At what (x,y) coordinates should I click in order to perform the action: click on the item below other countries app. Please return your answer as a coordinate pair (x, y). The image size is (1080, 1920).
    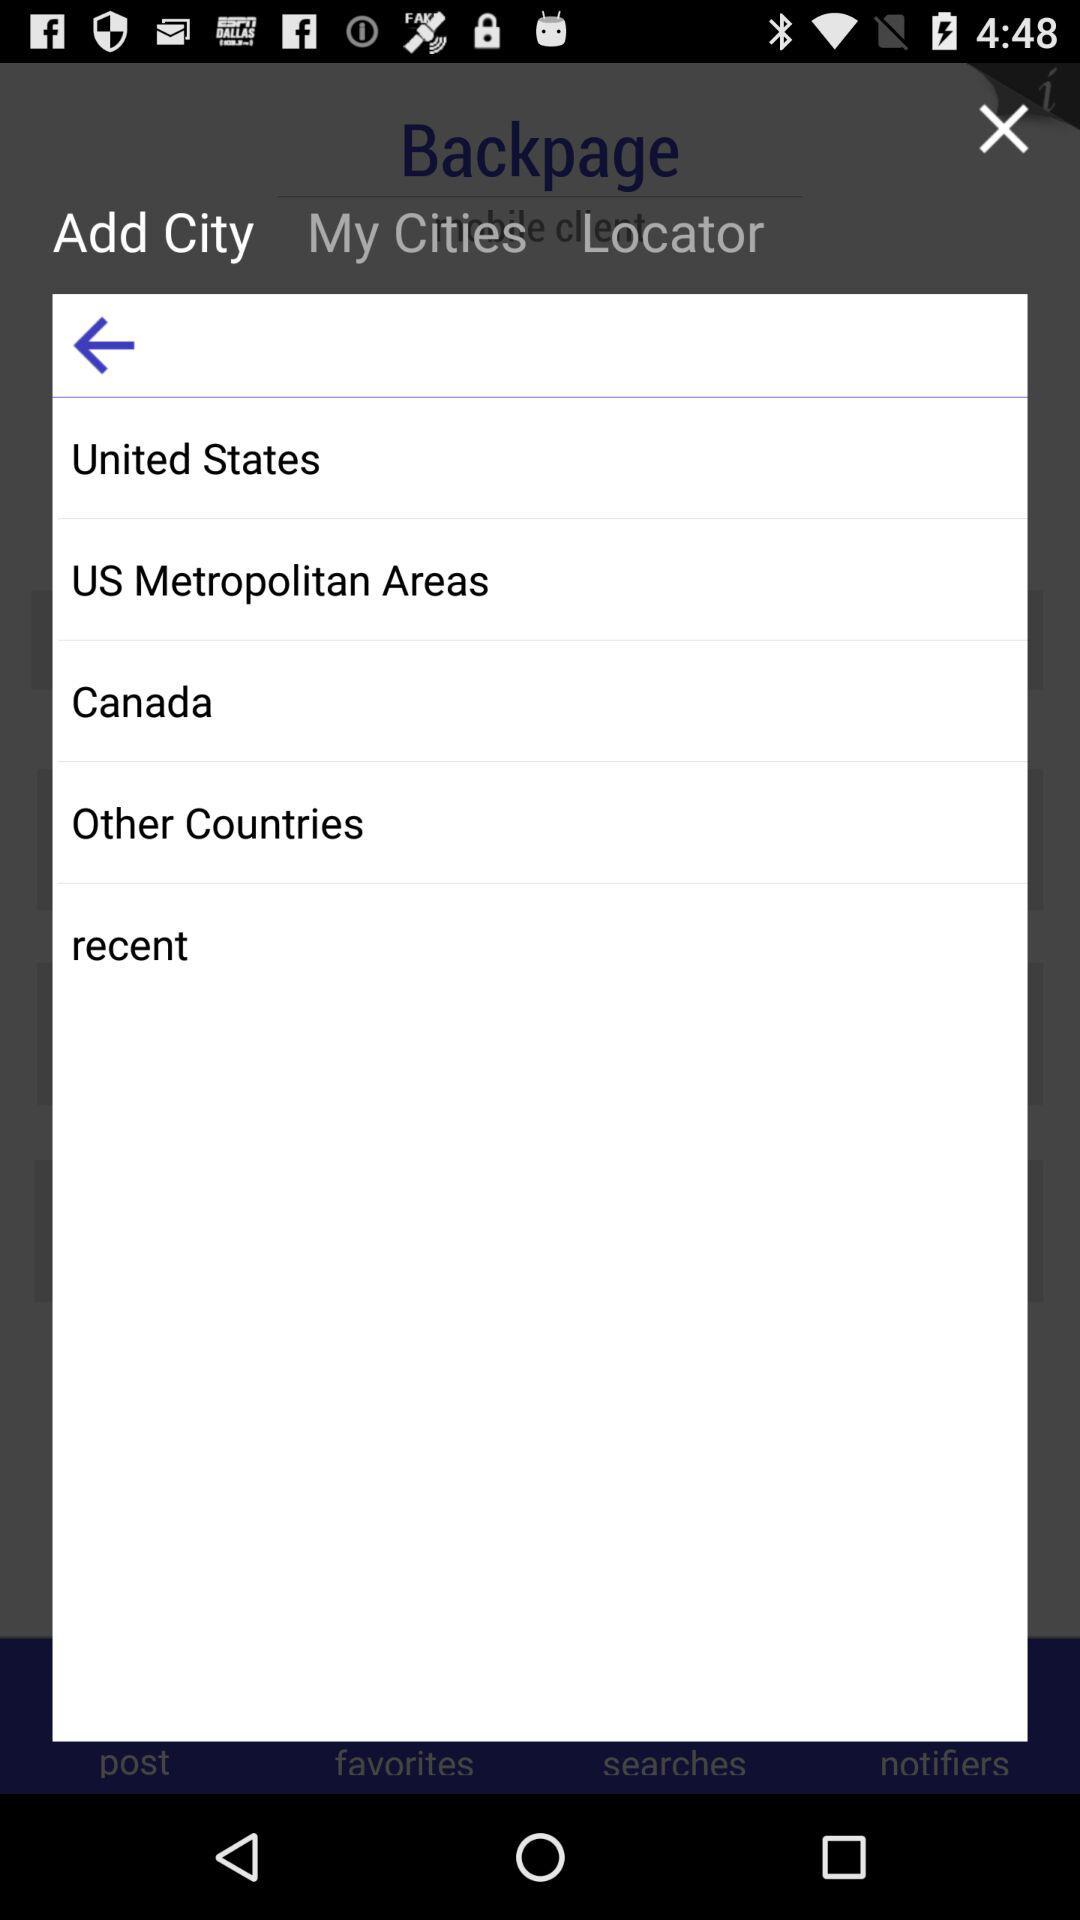
    Looking at the image, I should click on (542, 942).